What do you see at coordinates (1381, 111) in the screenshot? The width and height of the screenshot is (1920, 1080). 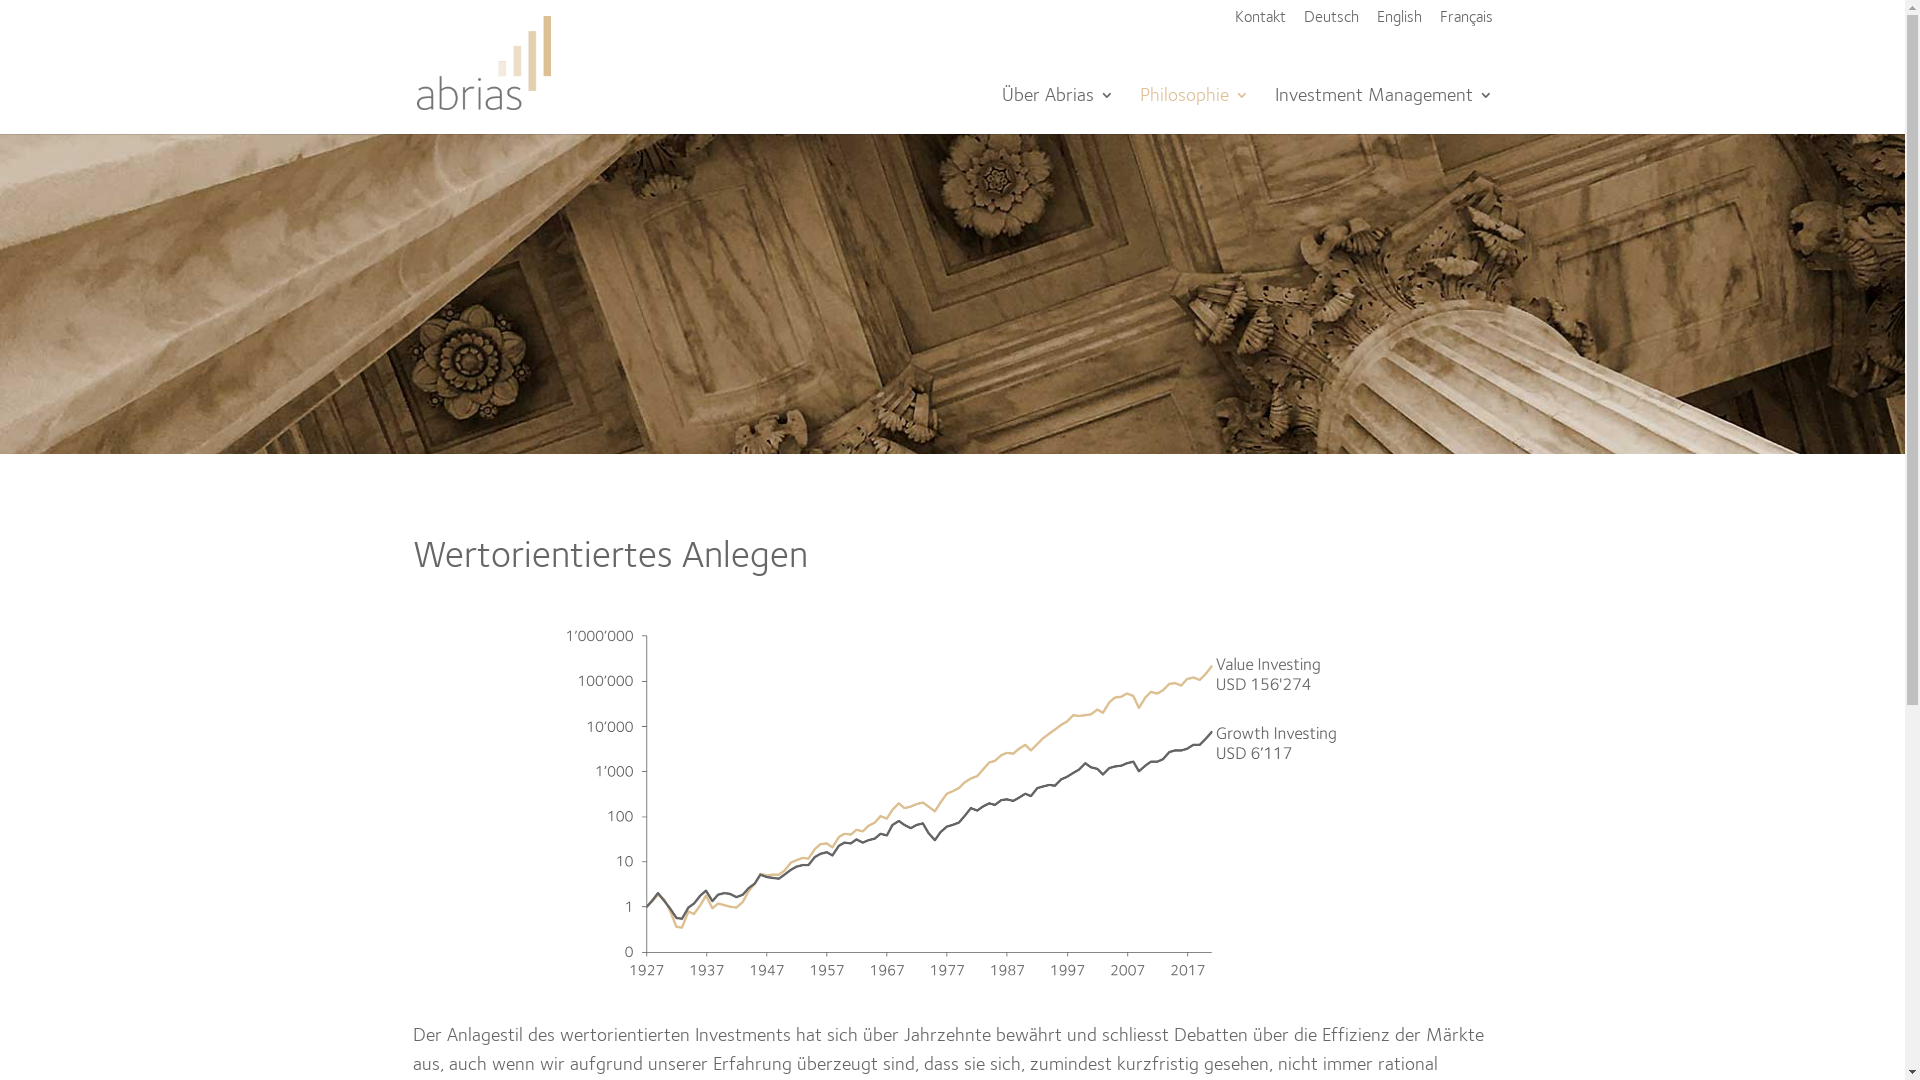 I see `'Investment Management'` at bounding box center [1381, 111].